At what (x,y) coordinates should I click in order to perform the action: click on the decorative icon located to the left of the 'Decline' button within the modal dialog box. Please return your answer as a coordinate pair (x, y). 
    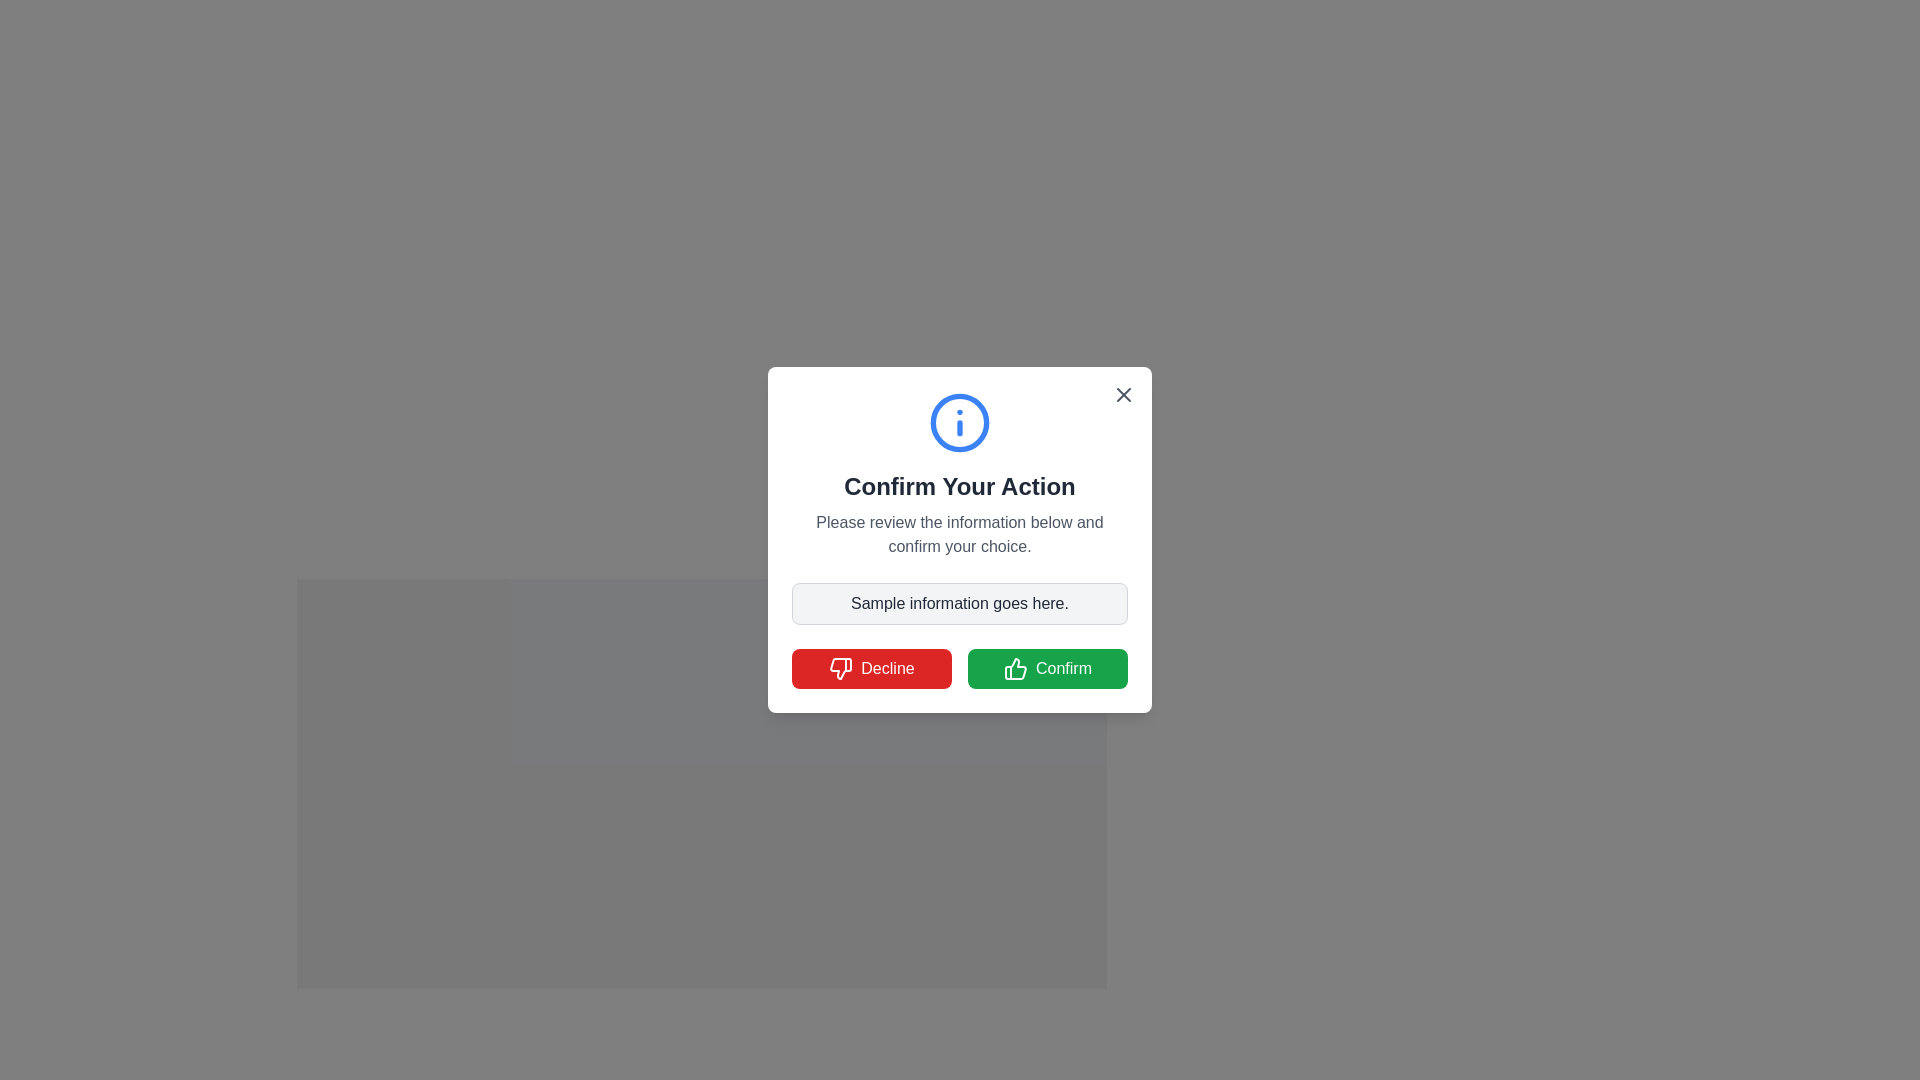
    Looking at the image, I should click on (841, 668).